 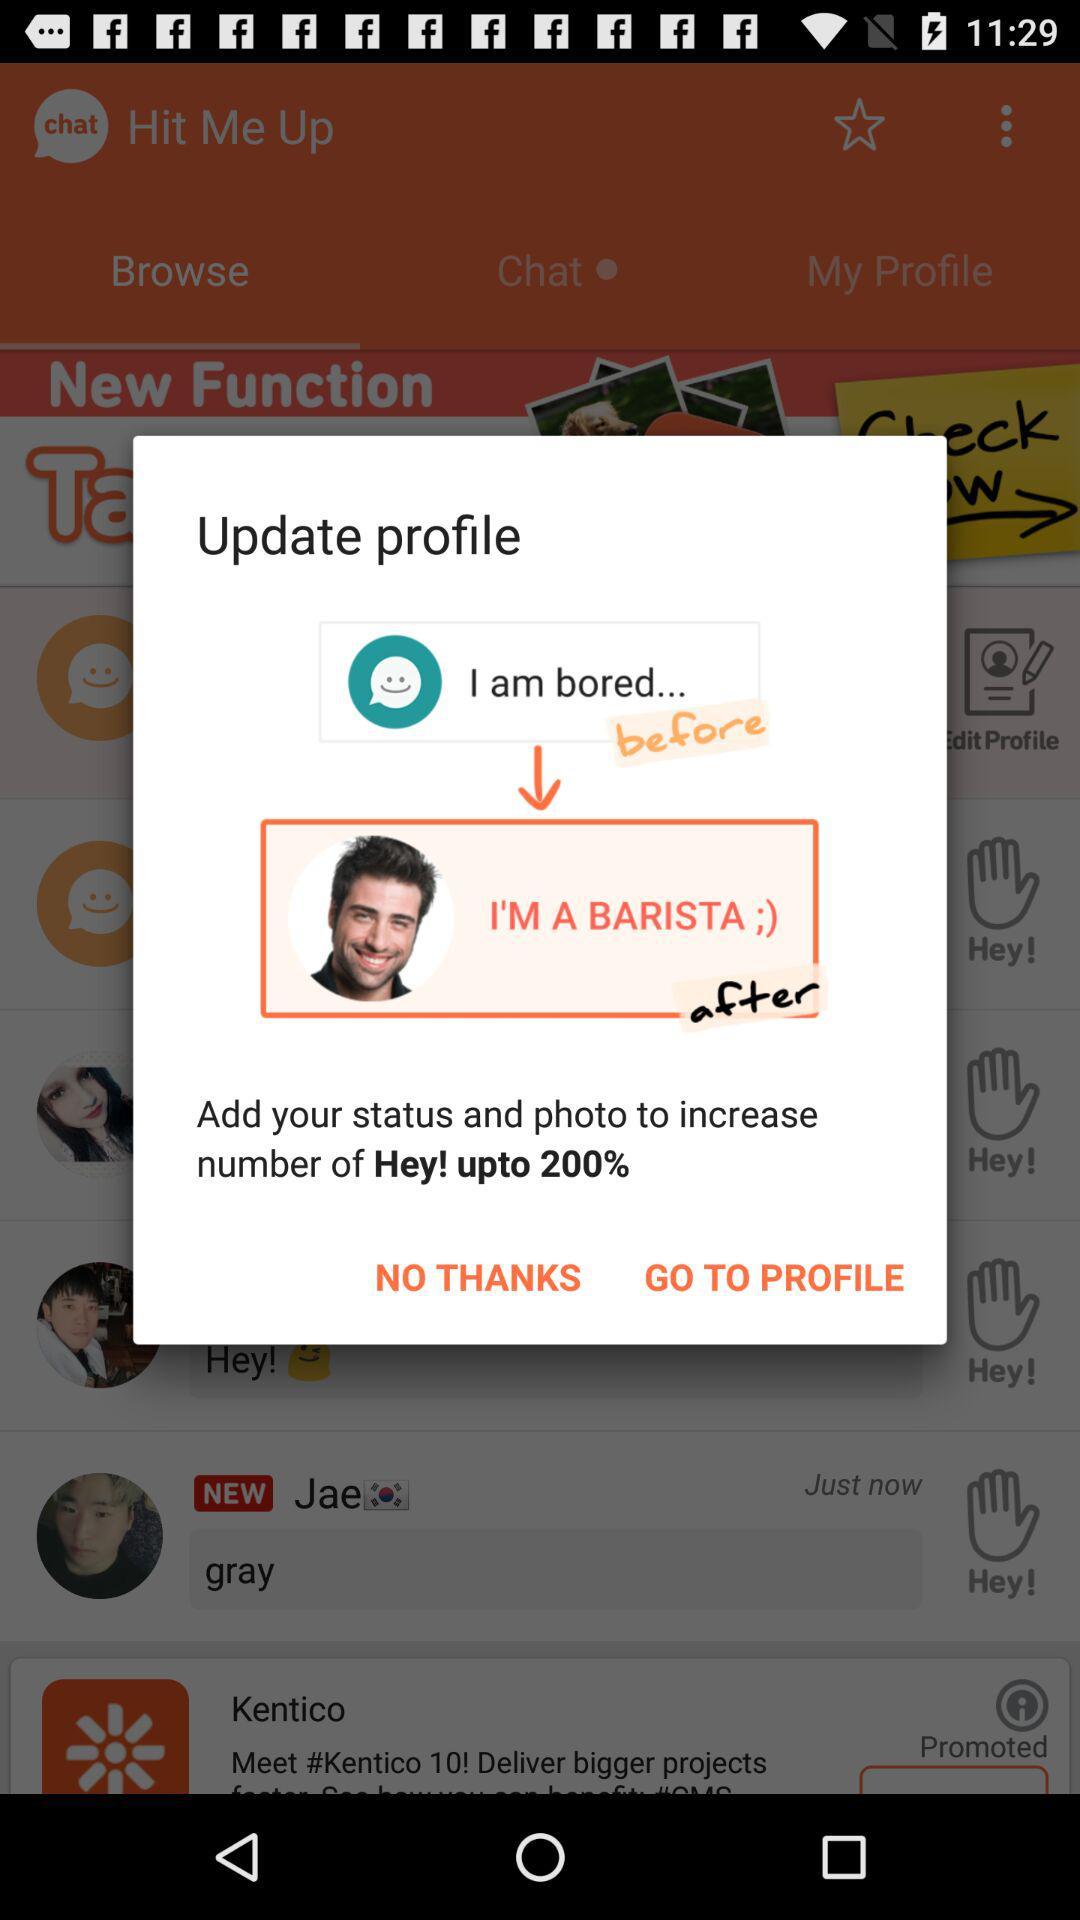 I want to click on item on the right, so click(x=773, y=1275).